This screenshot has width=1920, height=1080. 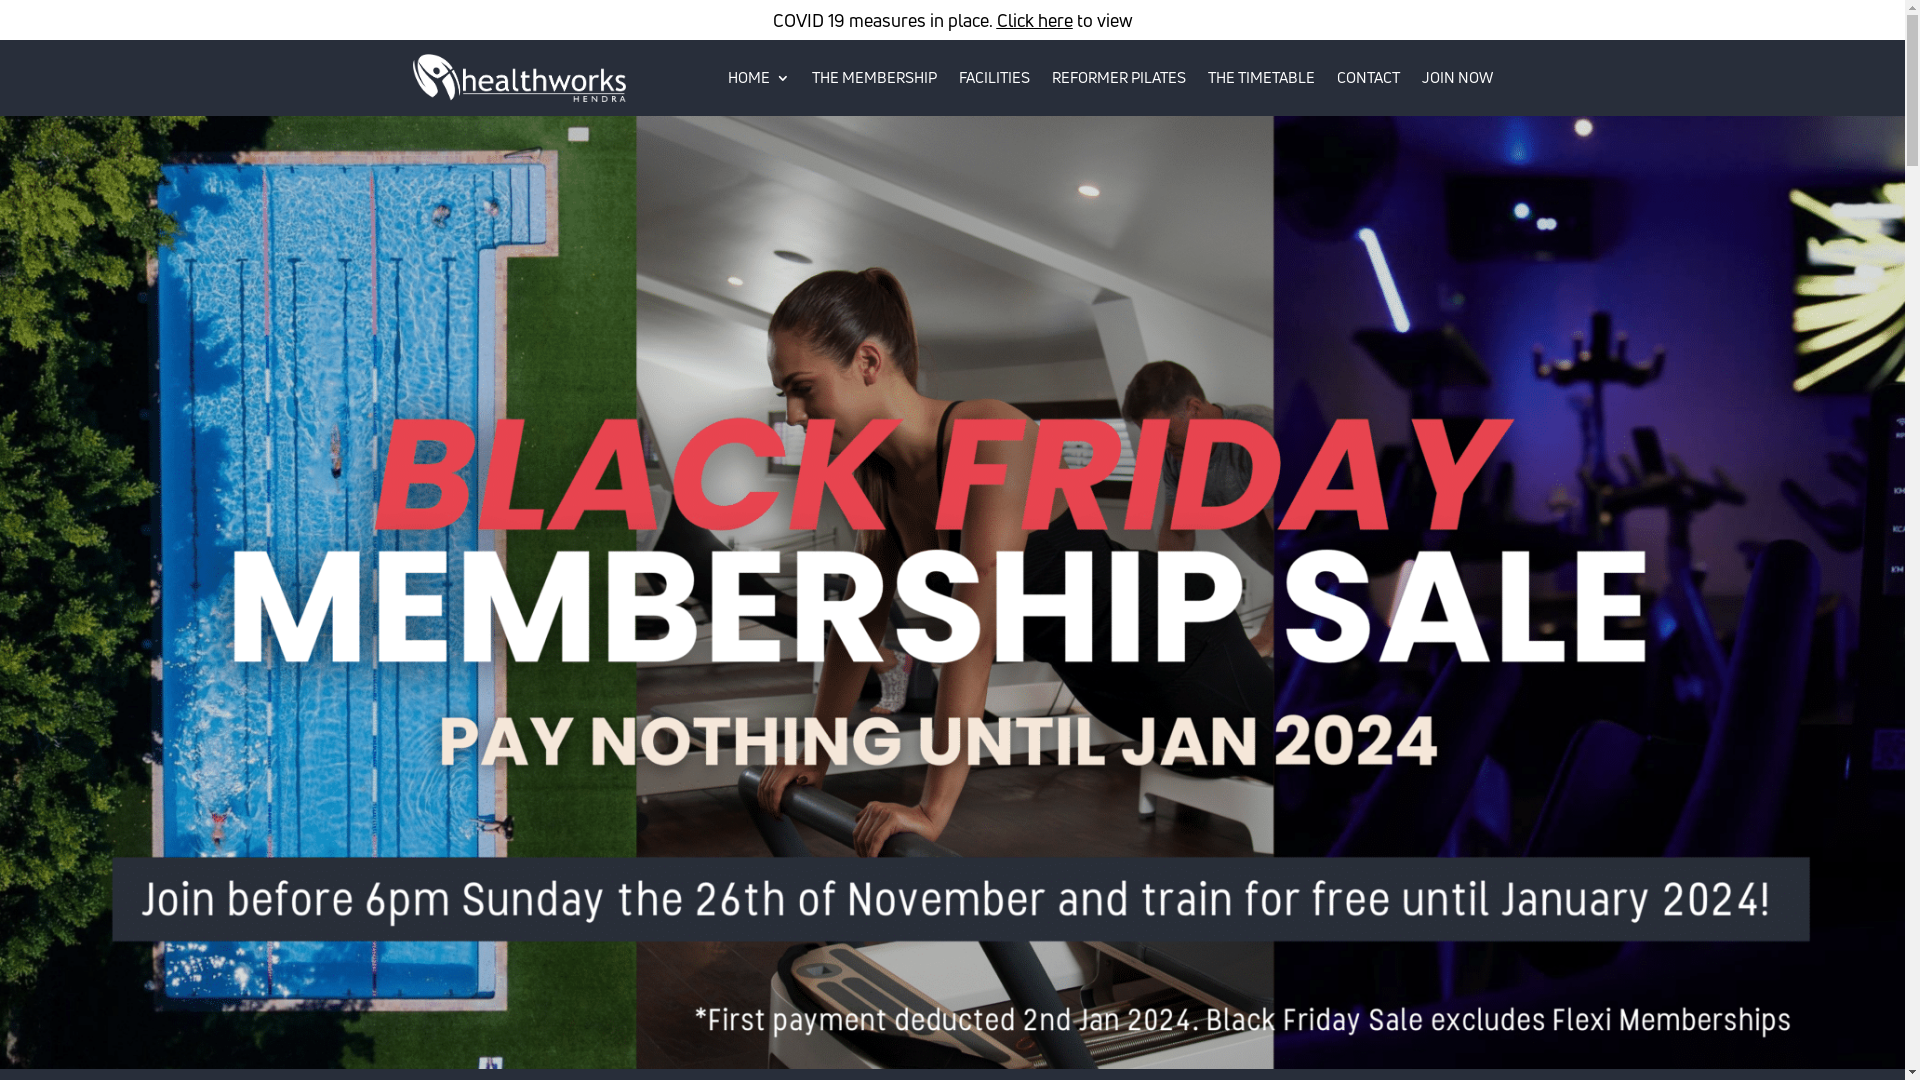 I want to click on 'REFORMER PILATES', so click(x=1117, y=76).